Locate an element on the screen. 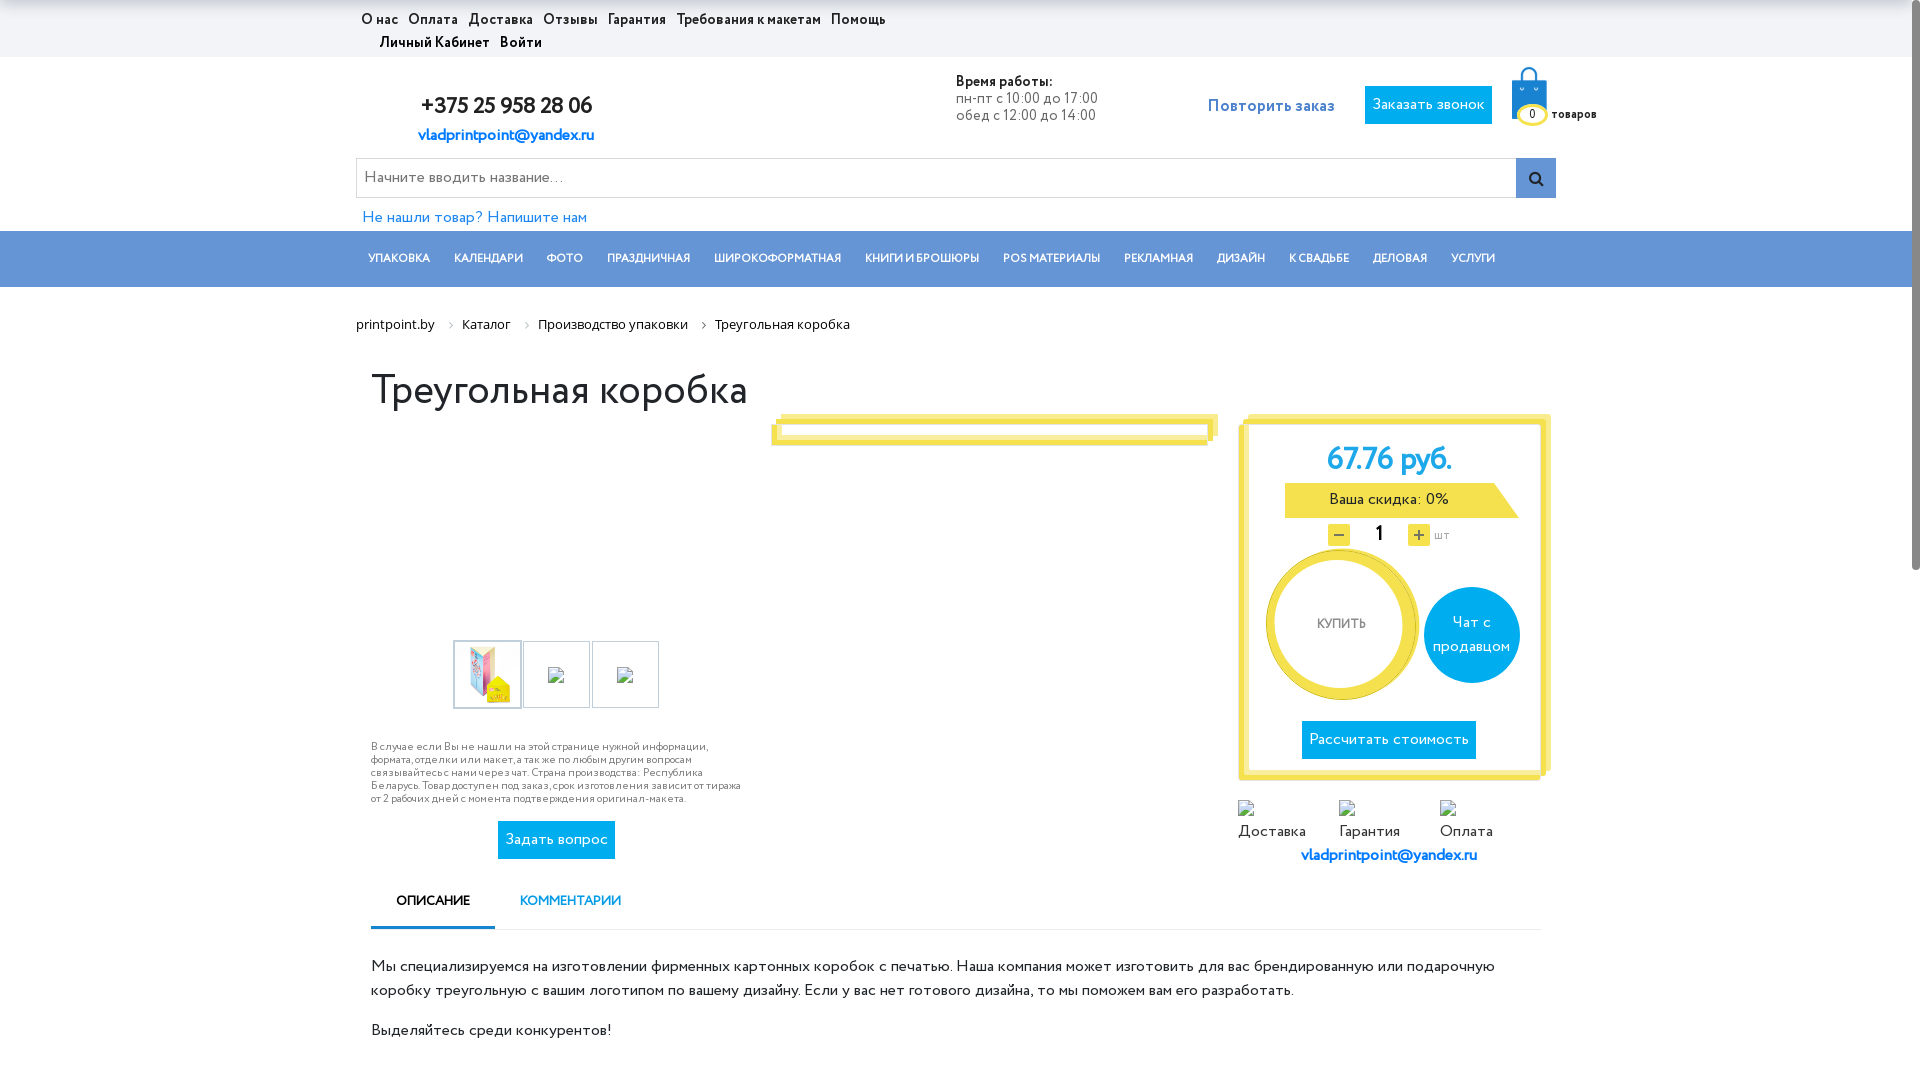 The width and height of the screenshot is (1920, 1080). 'vladprintpoint@yandex.ru' is located at coordinates (416, 135).